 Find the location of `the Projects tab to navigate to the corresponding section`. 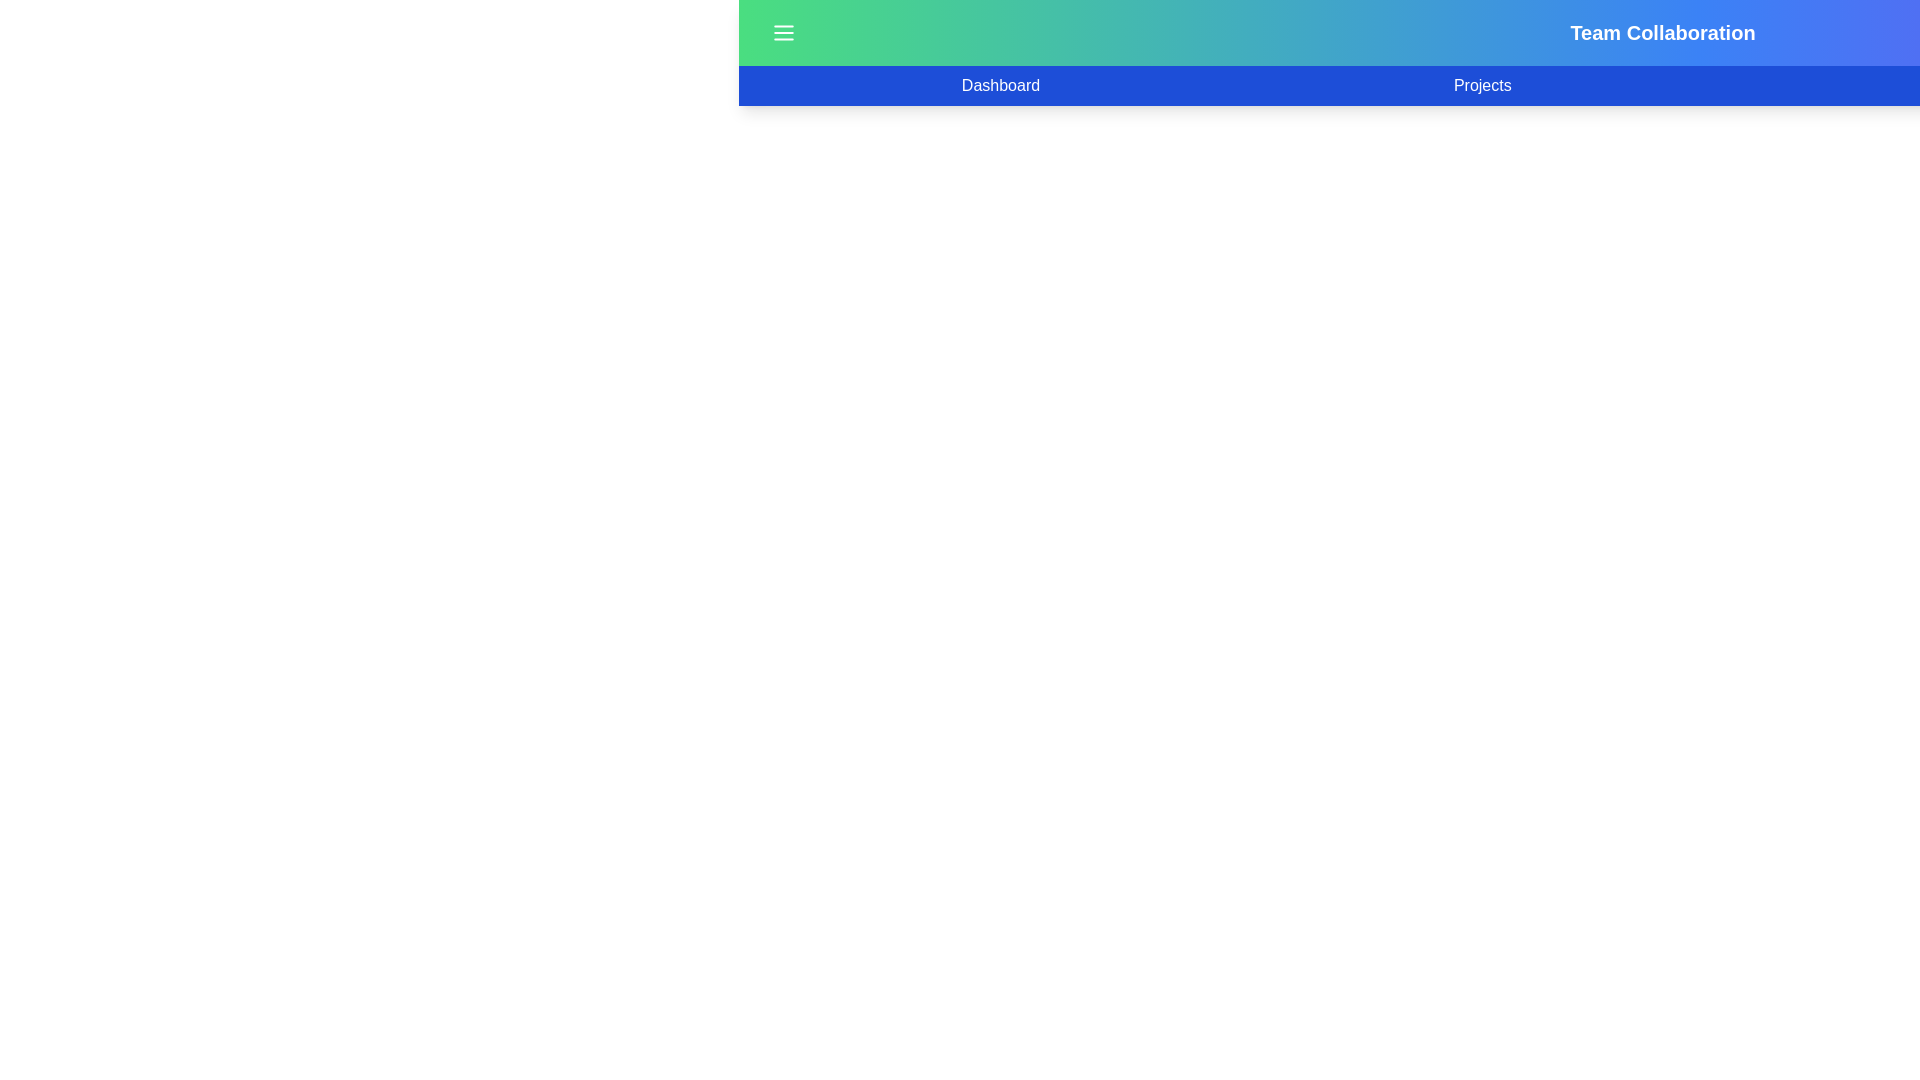

the Projects tab to navigate to the corresponding section is located at coordinates (1482, 84).